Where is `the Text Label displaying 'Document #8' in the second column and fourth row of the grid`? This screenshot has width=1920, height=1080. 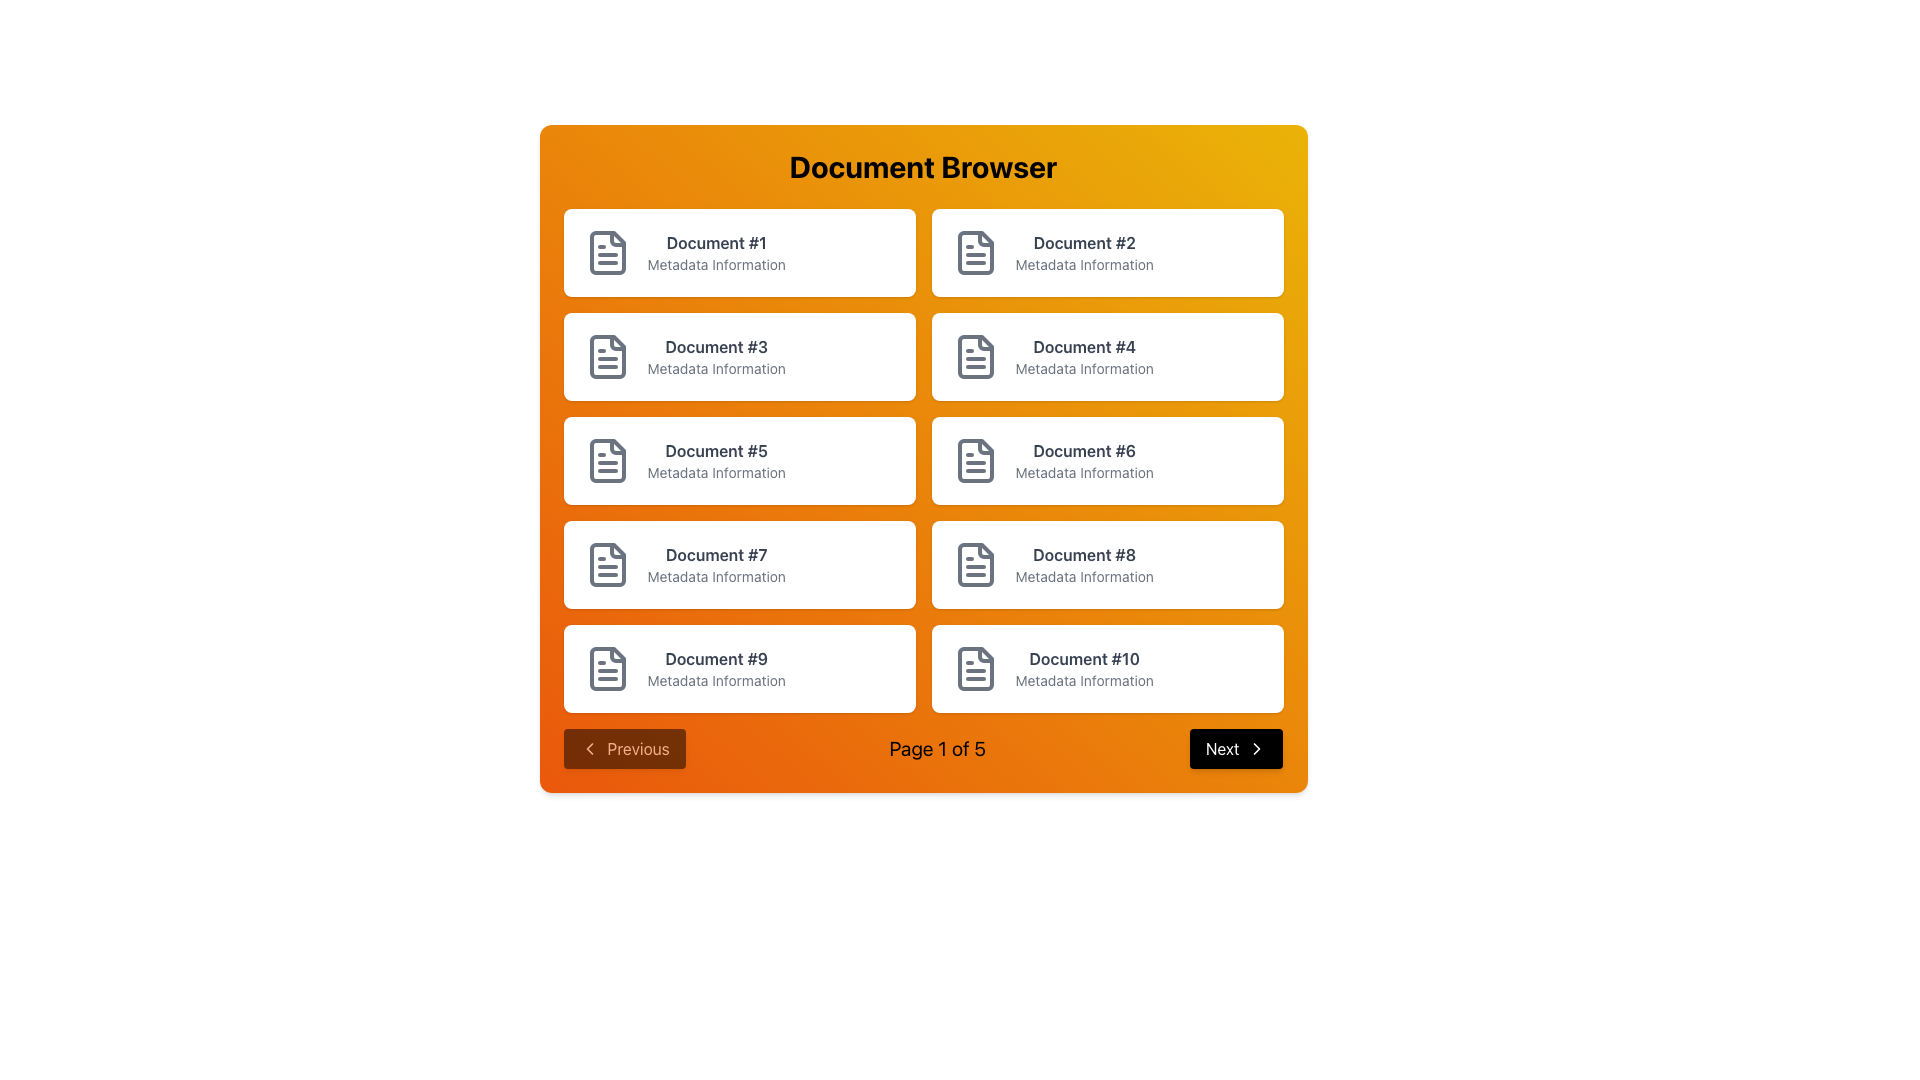 the Text Label displaying 'Document #8' in the second column and fourth row of the grid is located at coordinates (1083, 555).